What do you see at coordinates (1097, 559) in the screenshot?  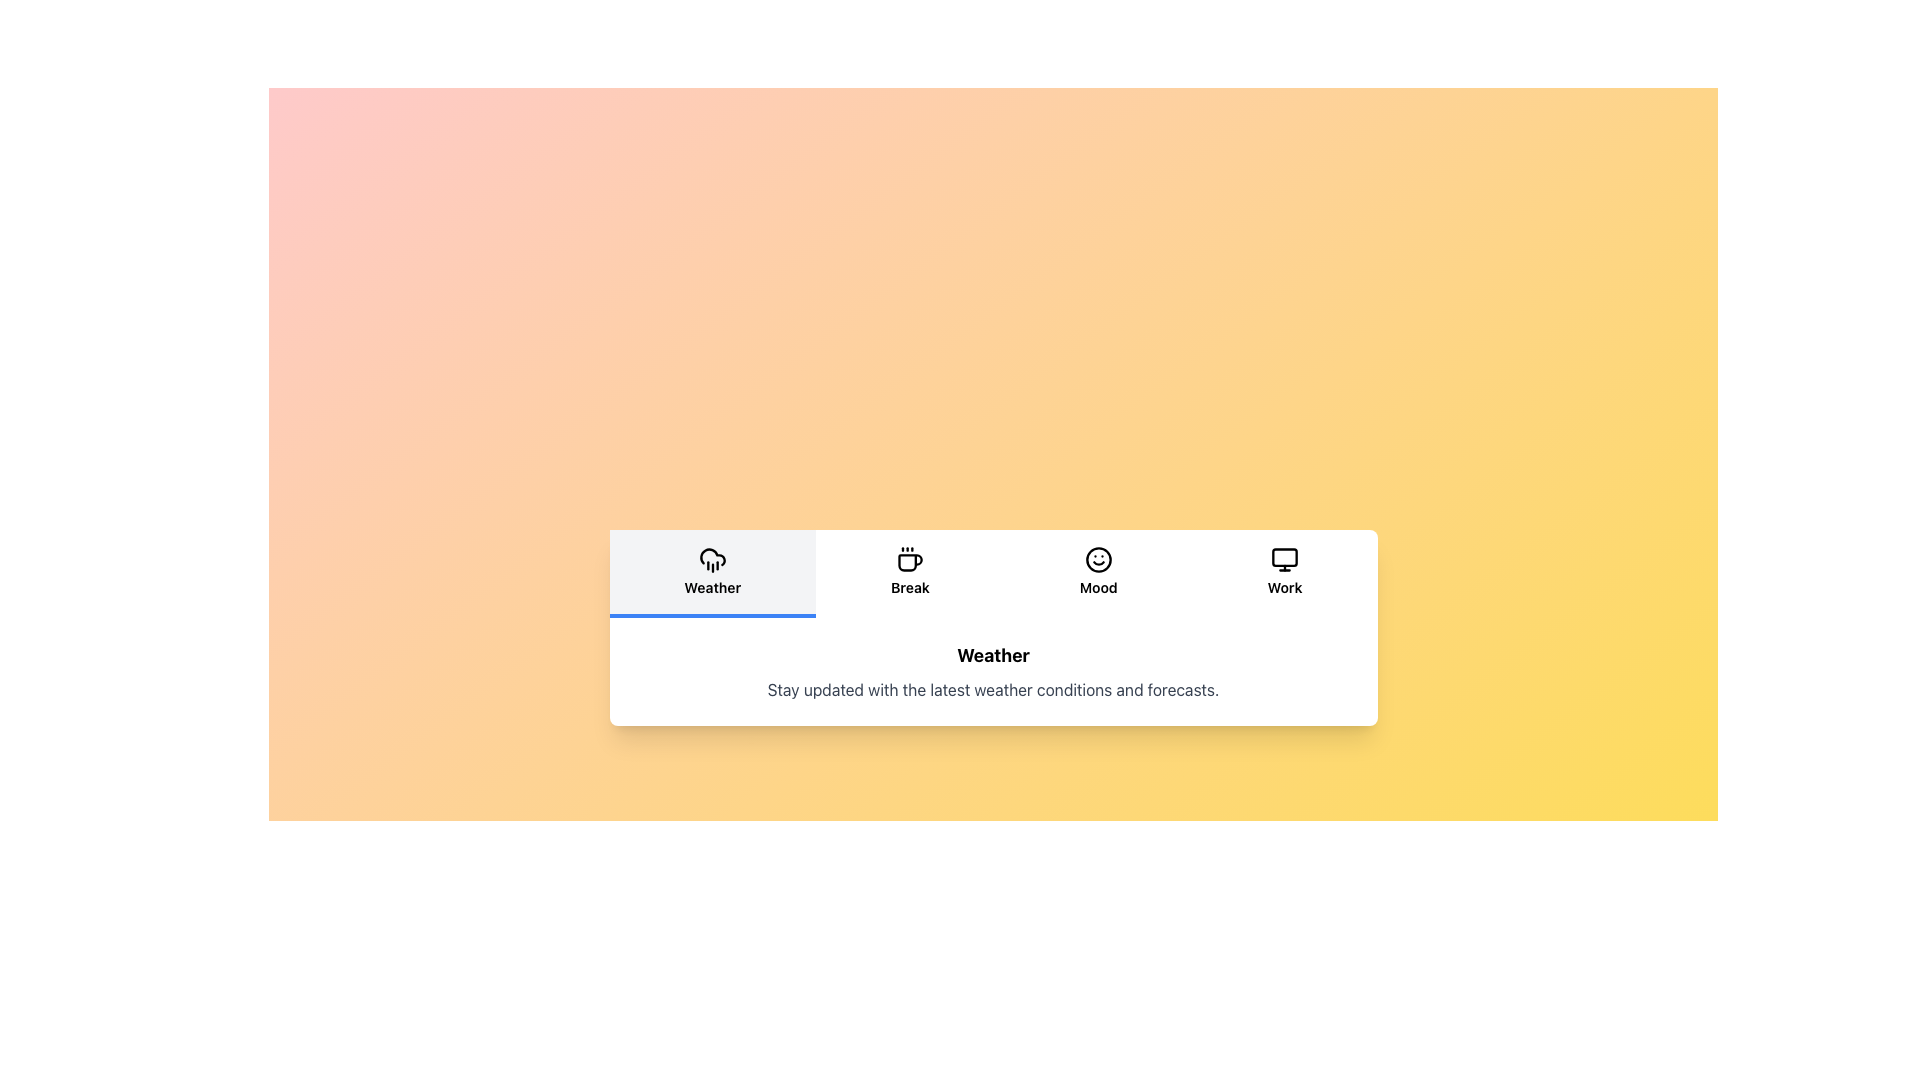 I see `the circular smiling face icon located in the center of the 'Mood' section` at bounding box center [1097, 559].